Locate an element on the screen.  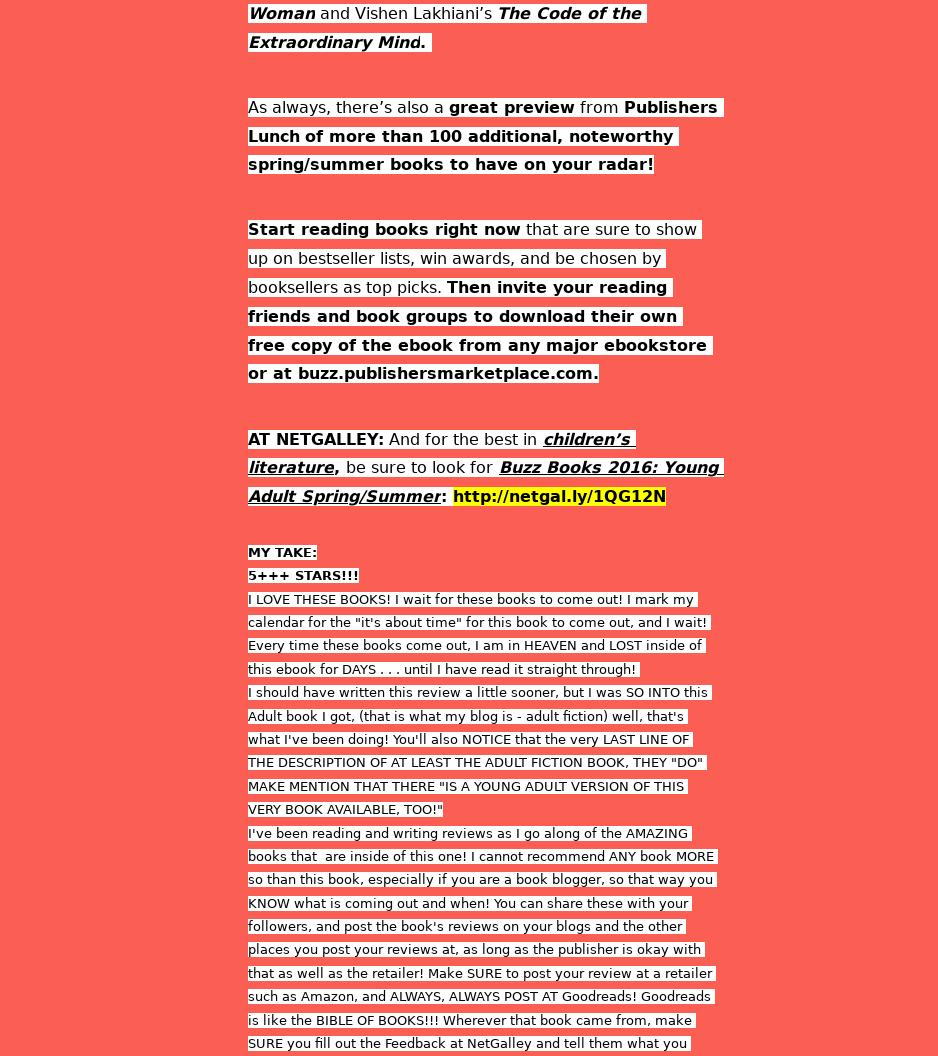
'http://netgal.ly/1QG12N' is located at coordinates (559, 495).